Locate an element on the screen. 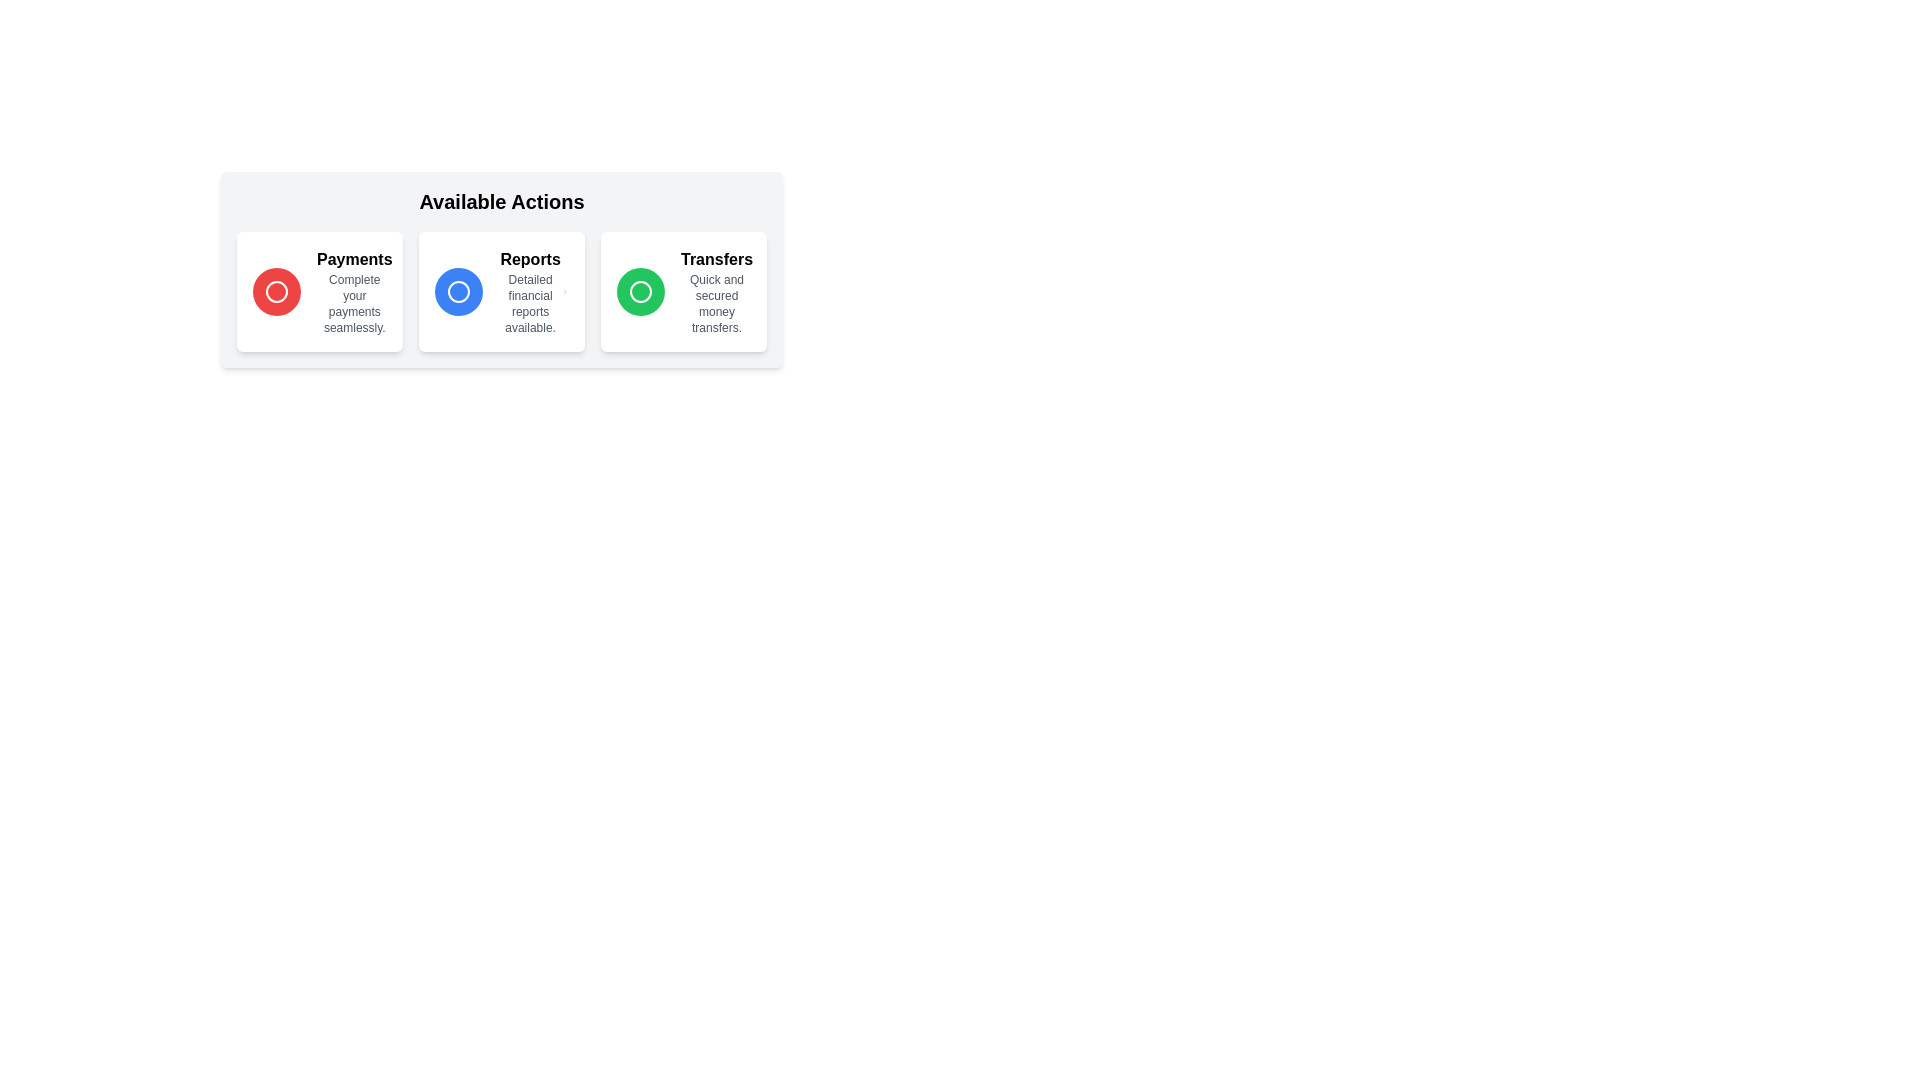 Image resolution: width=1920 pixels, height=1080 pixels. the selectable money transfer Card located as the third card in the 'Available Actions' section, positioned to the right of the 'Payments' and 'Reports' cards is located at coordinates (684, 292).